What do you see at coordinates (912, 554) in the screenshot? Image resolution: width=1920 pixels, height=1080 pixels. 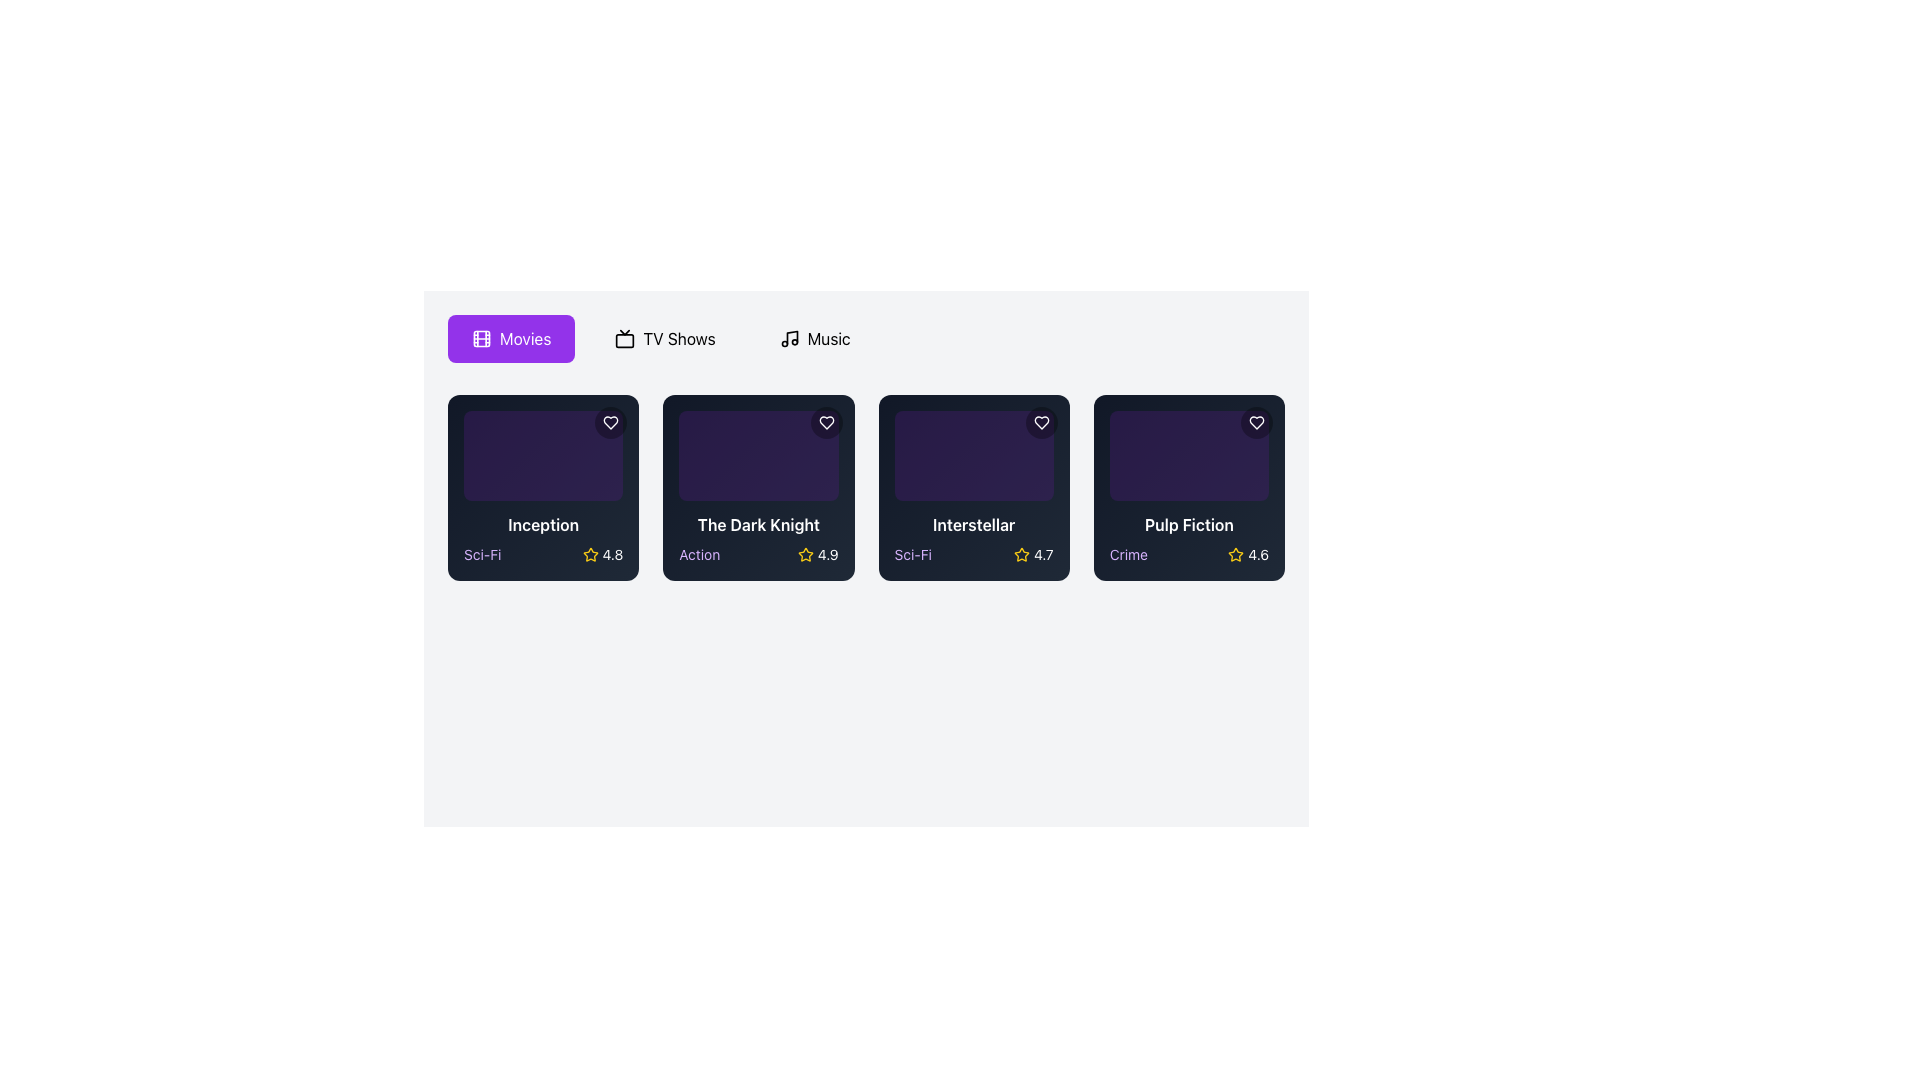 I see `text label displaying 'Sci-Fi' in purple color below the 'Interstellar' movie card` at bounding box center [912, 554].